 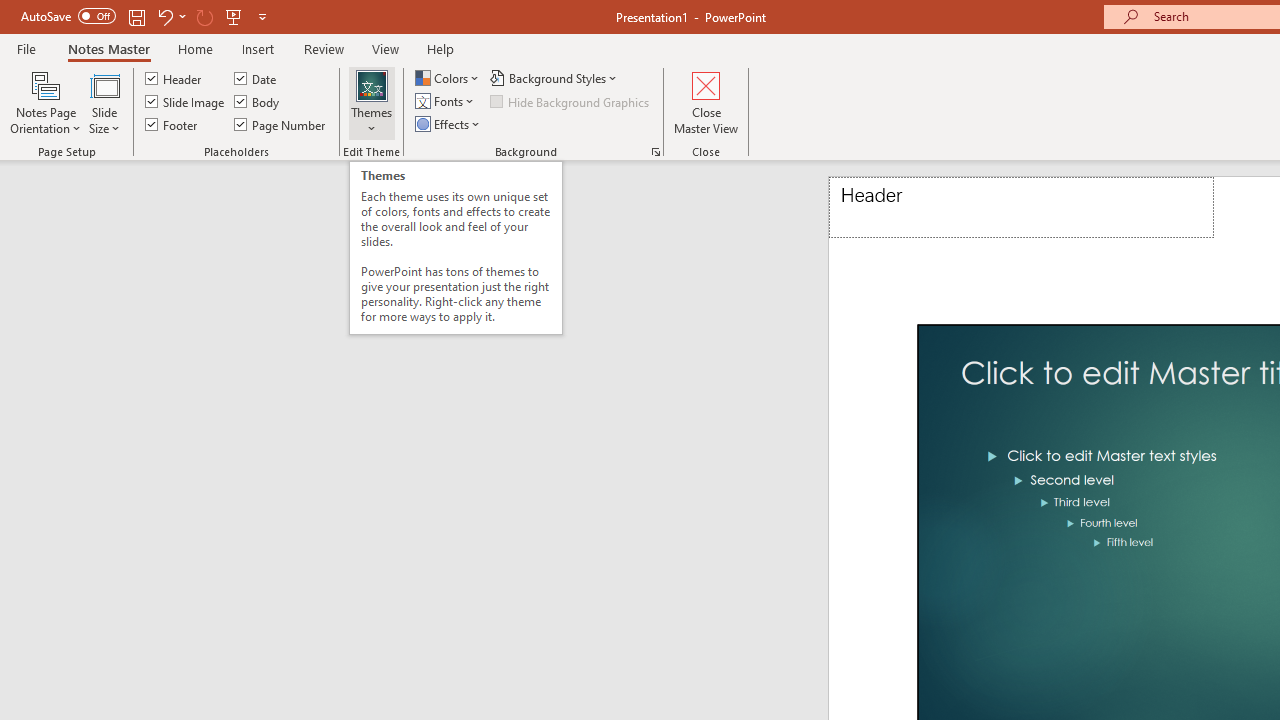 I want to click on 'Colors', so click(x=448, y=77).